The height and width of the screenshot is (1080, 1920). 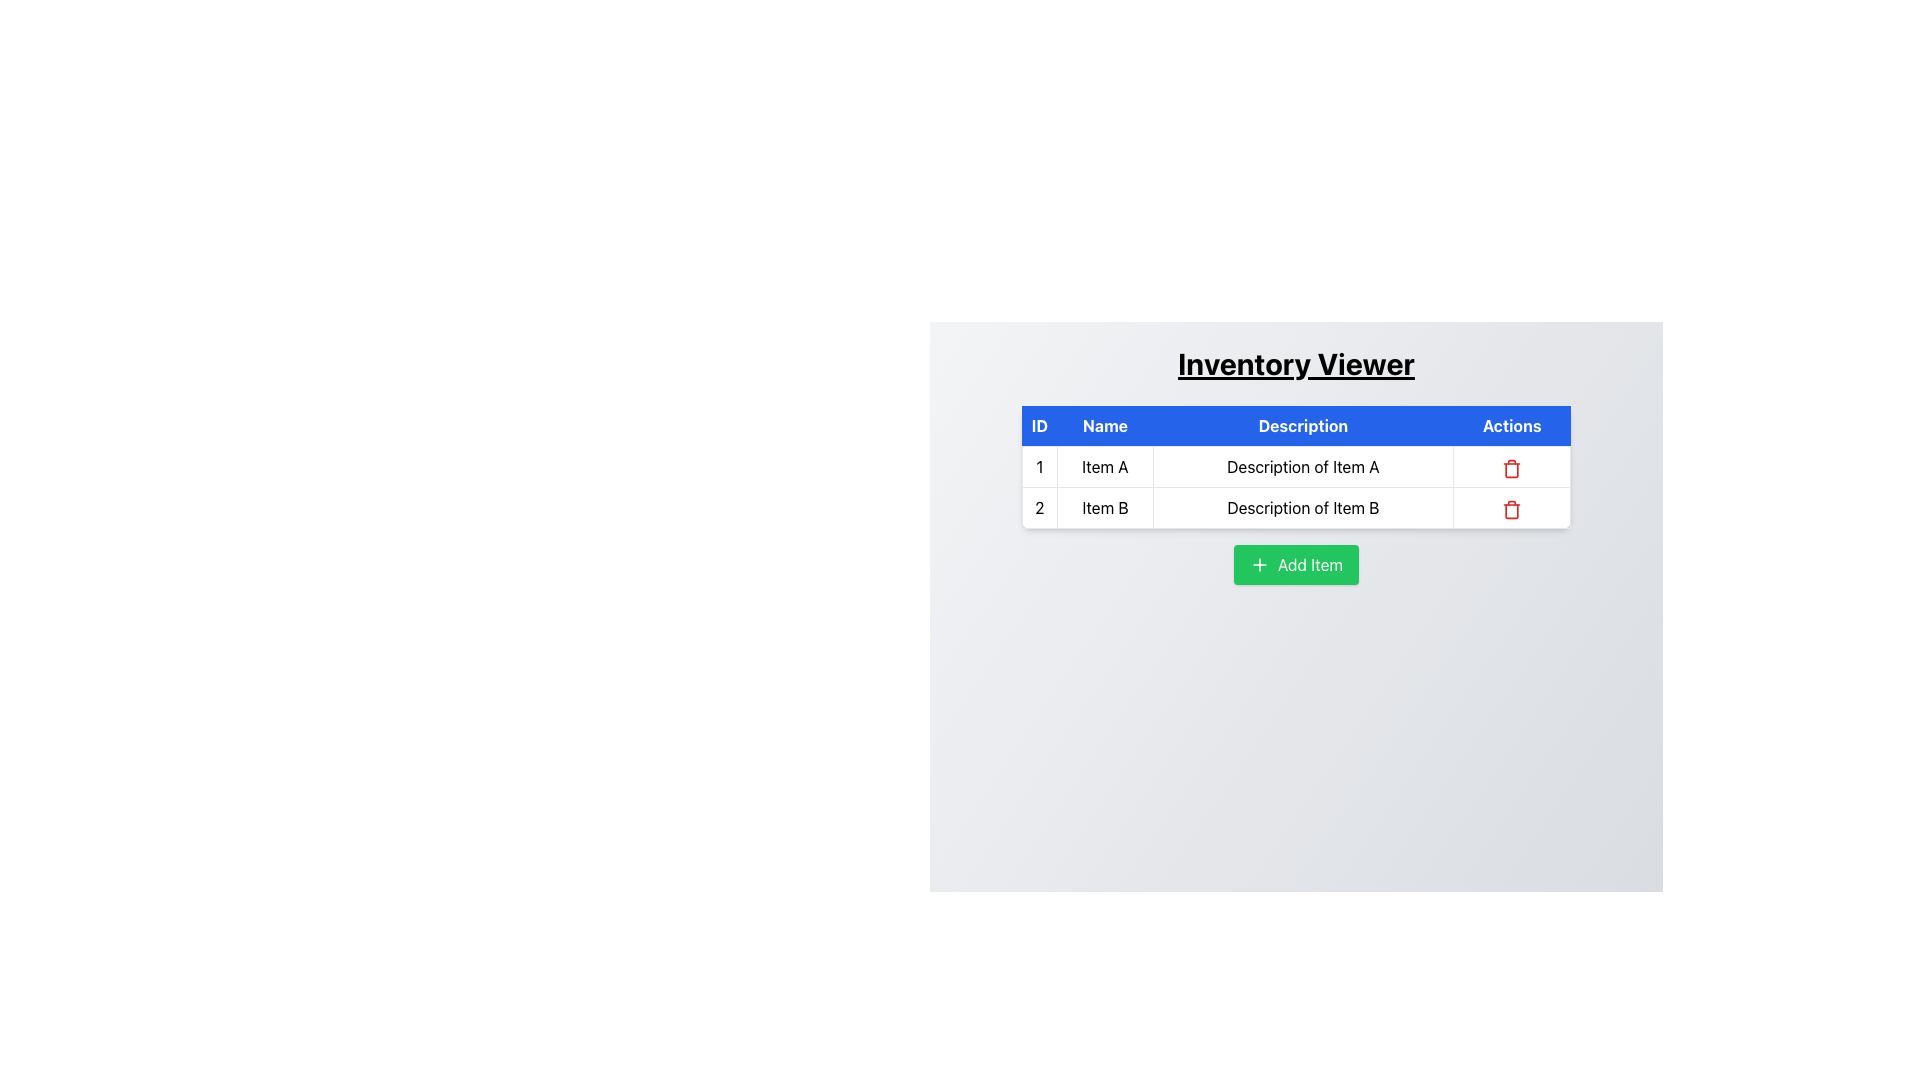 I want to click on the text label displaying 'Description of Item B' in the third column of the second row of the table, so click(x=1303, y=507).